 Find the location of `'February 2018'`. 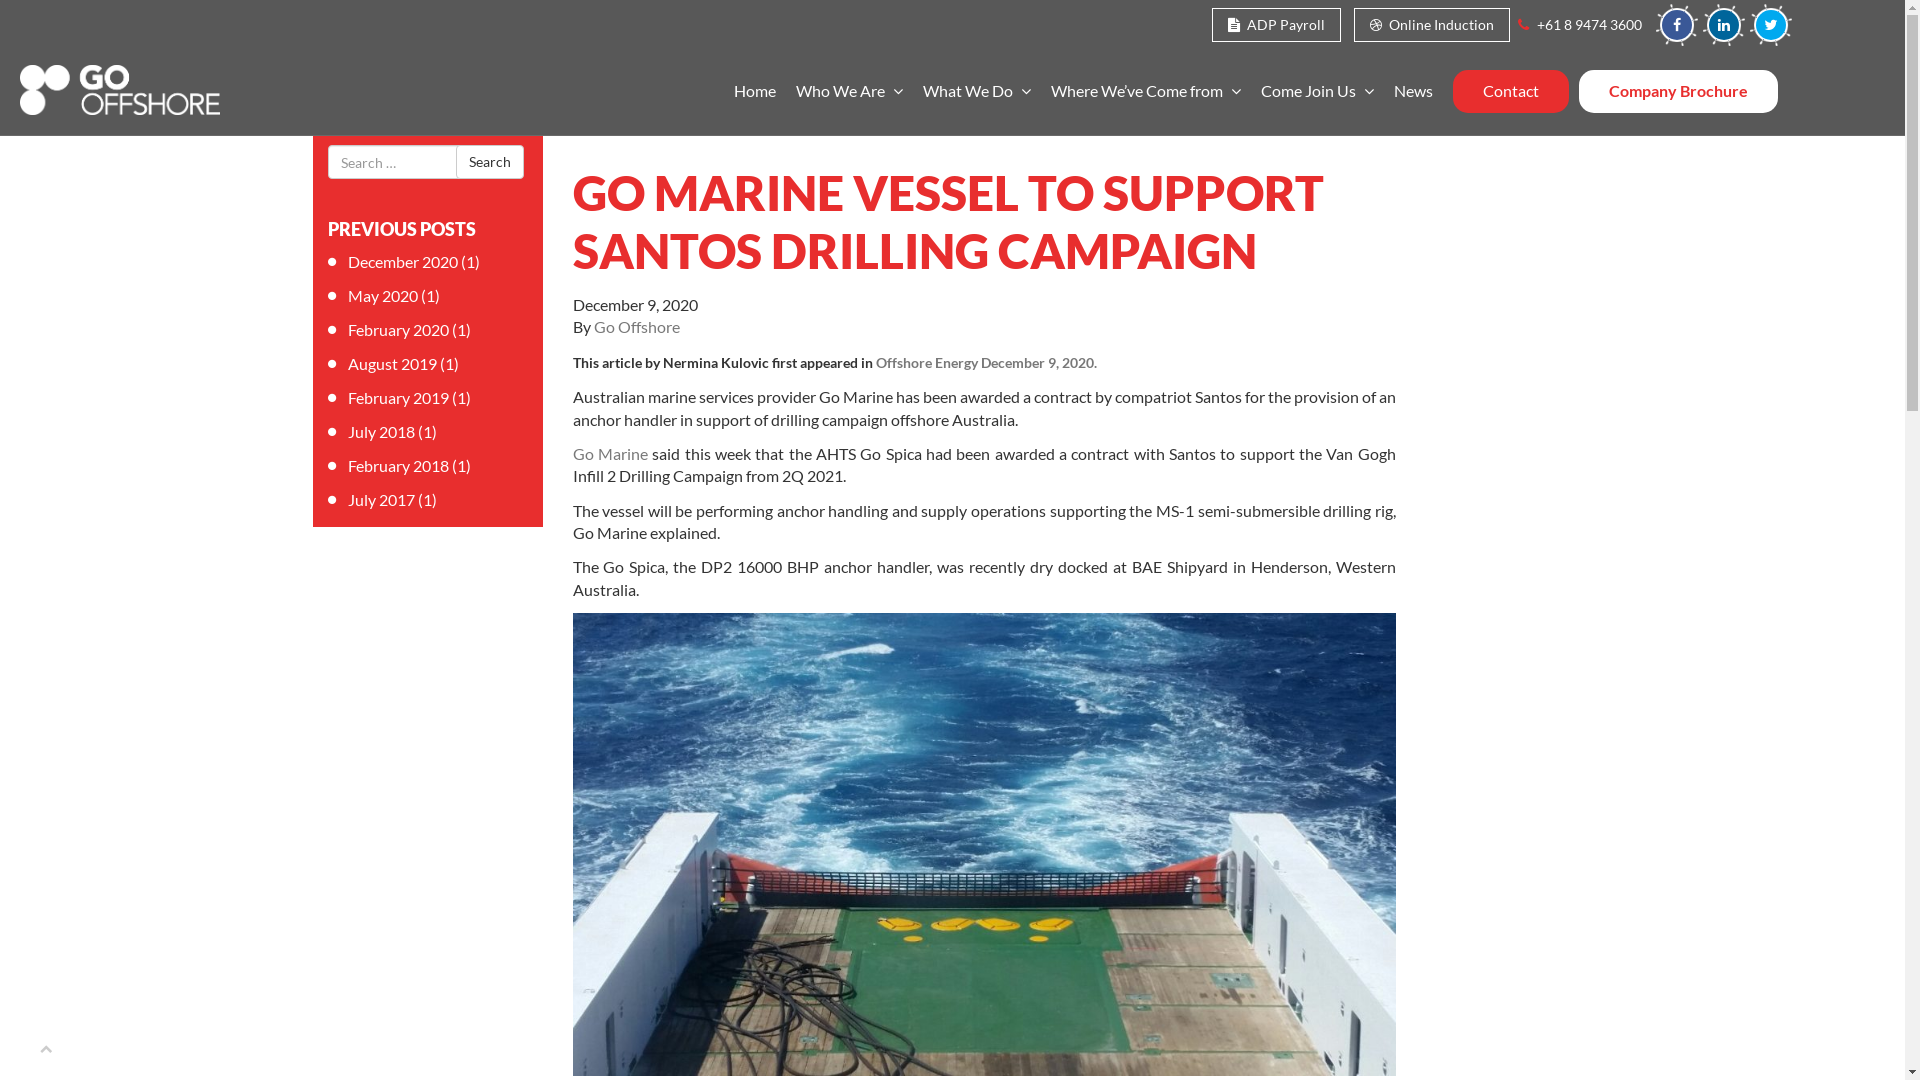

'February 2018' is located at coordinates (398, 465).